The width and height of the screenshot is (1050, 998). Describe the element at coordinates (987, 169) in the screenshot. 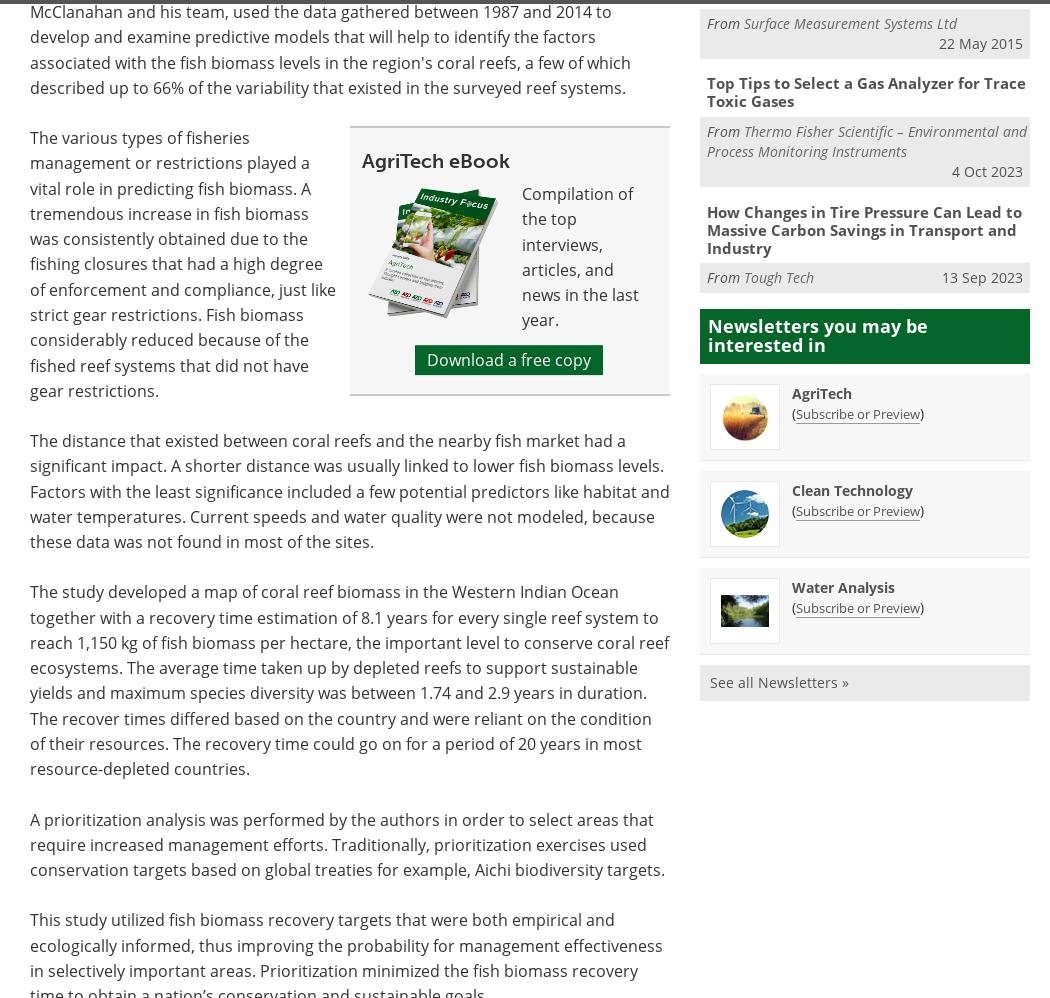

I see `'4 Oct 2023'` at that location.